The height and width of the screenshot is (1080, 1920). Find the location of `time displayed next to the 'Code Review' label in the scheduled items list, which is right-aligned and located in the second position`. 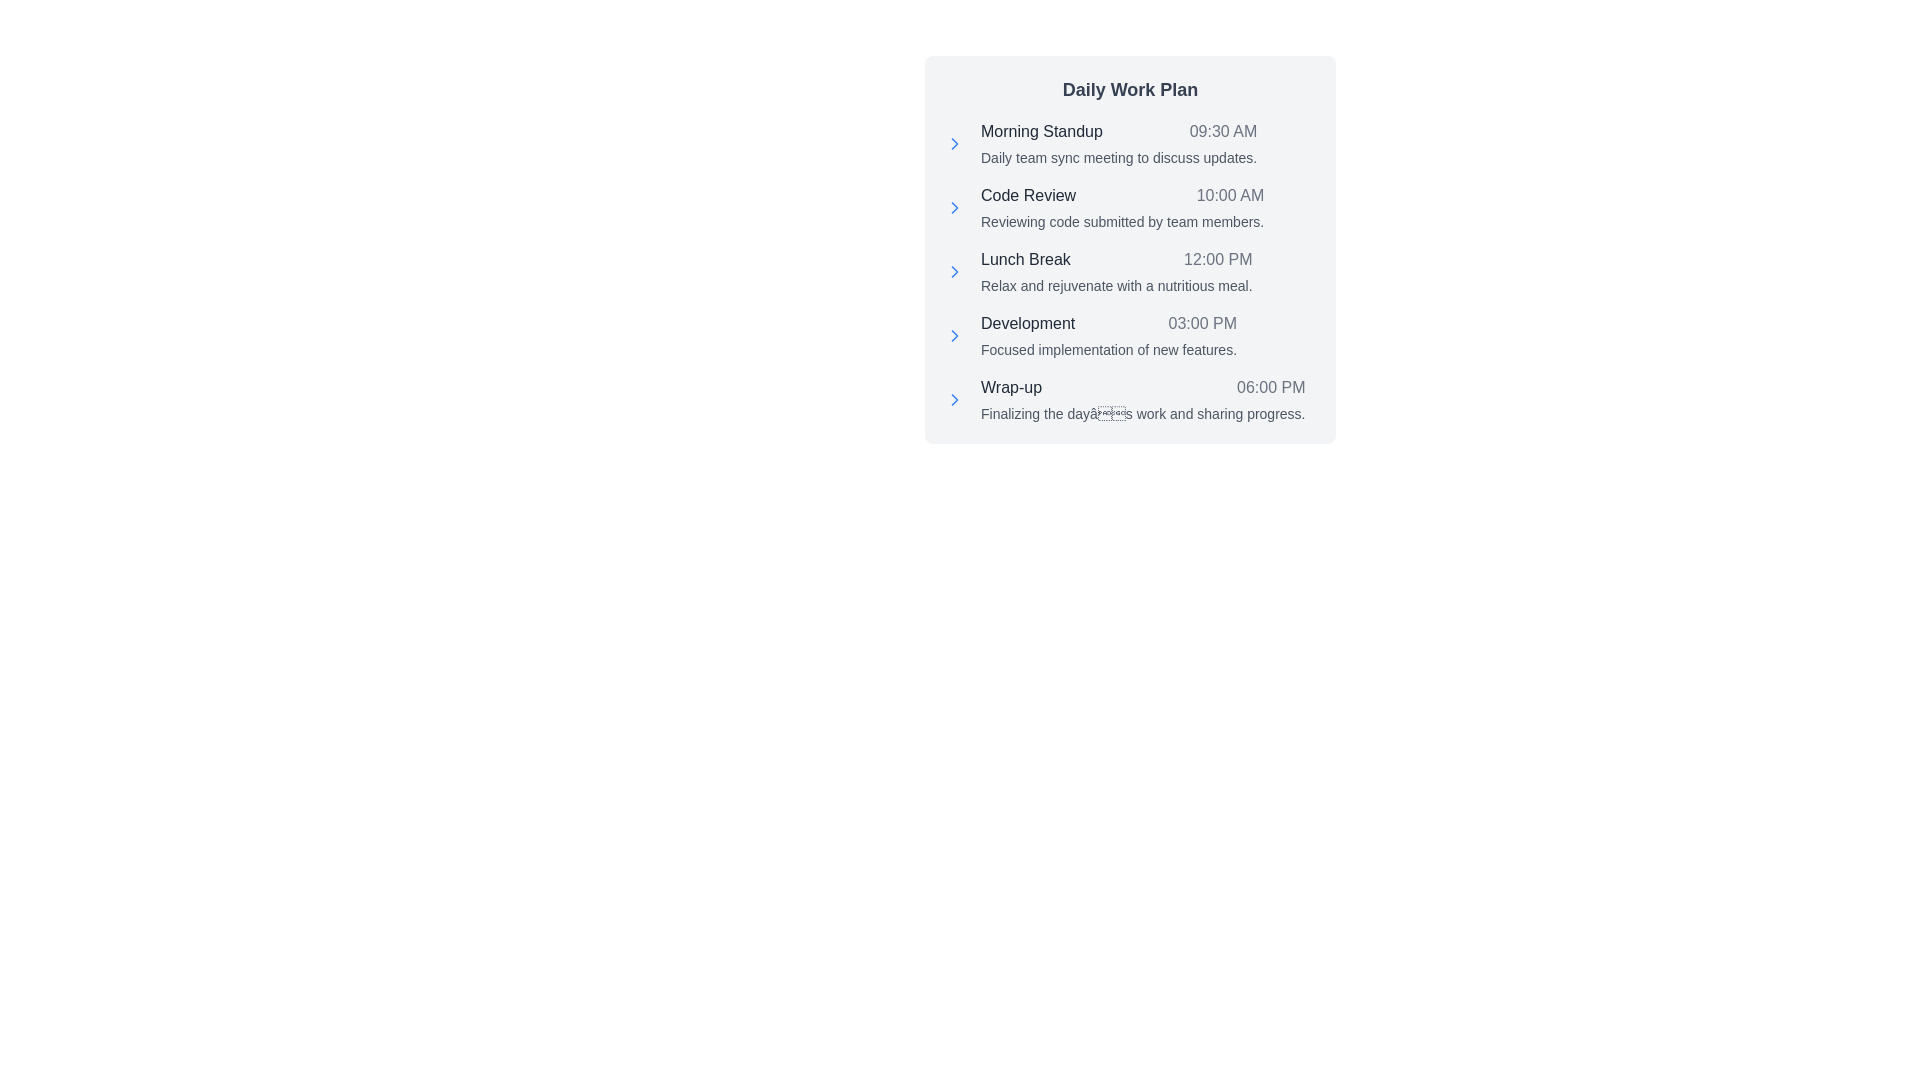

time displayed next to the 'Code Review' label in the scheduled items list, which is right-aligned and located in the second position is located at coordinates (1229, 196).